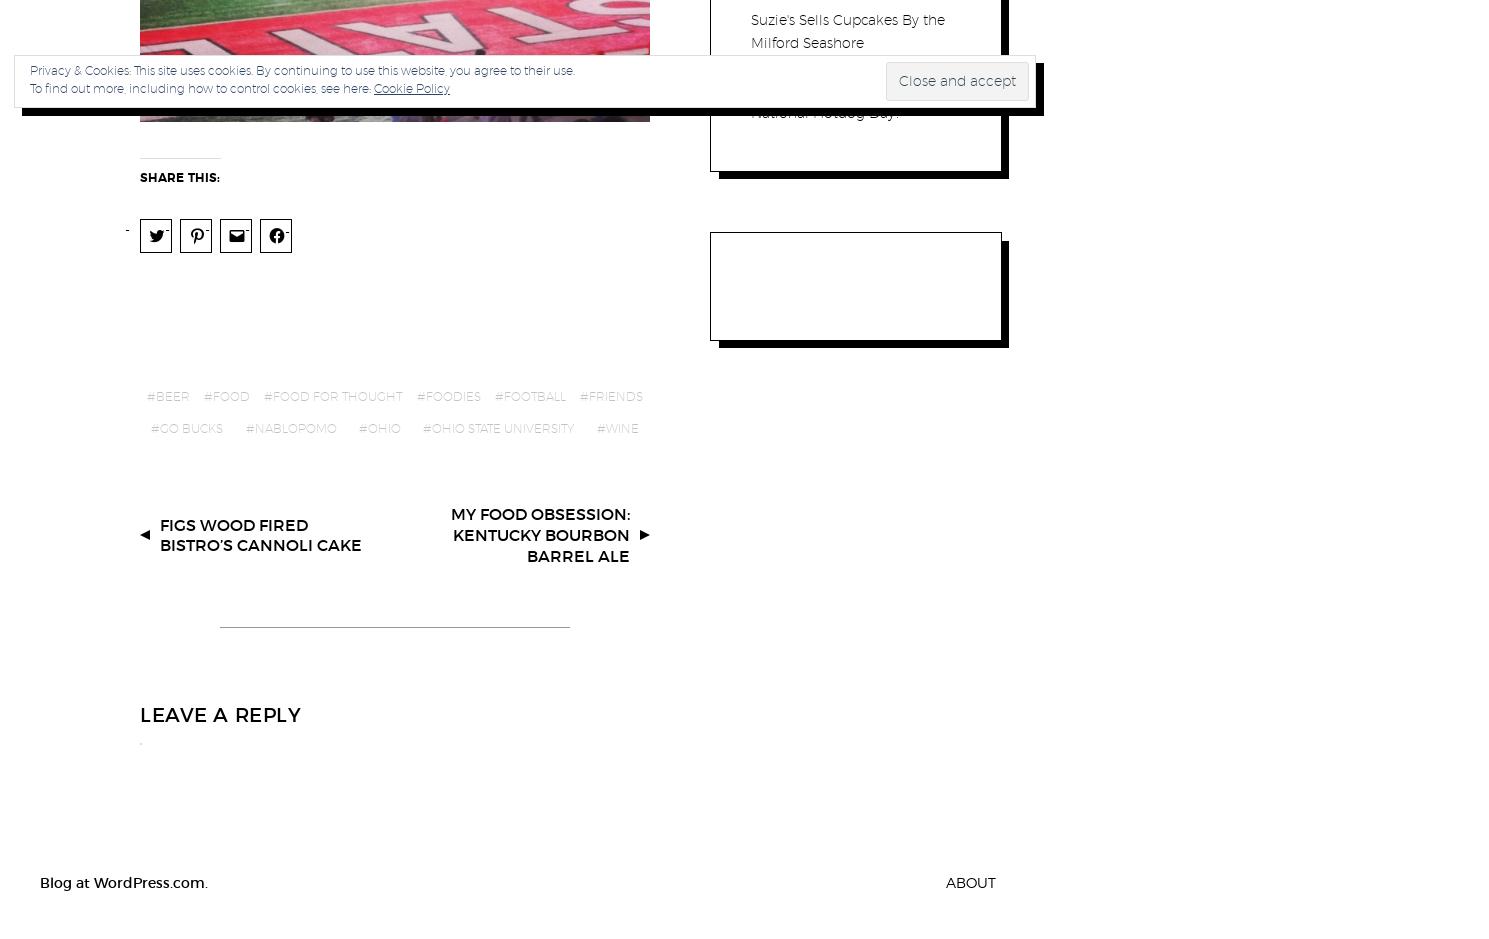 The height and width of the screenshot is (939, 1489). Describe the element at coordinates (202, 88) in the screenshot. I see `'To find out more, including how to control cookies, see here:'` at that location.